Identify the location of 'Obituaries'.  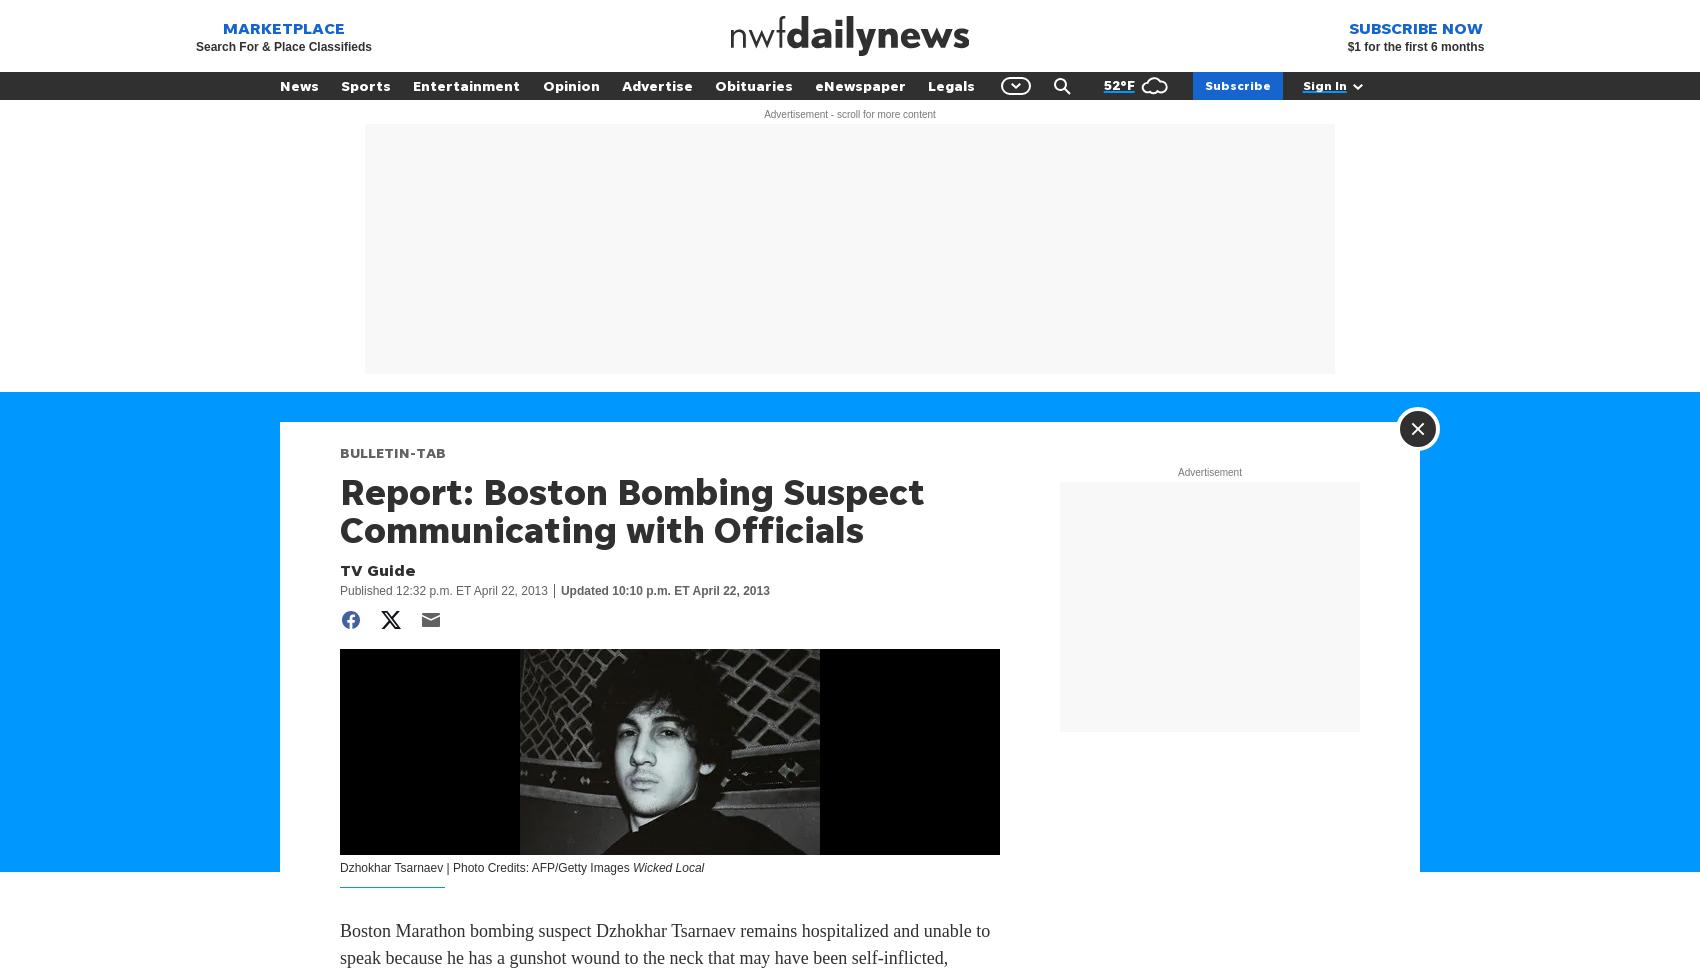
(714, 84).